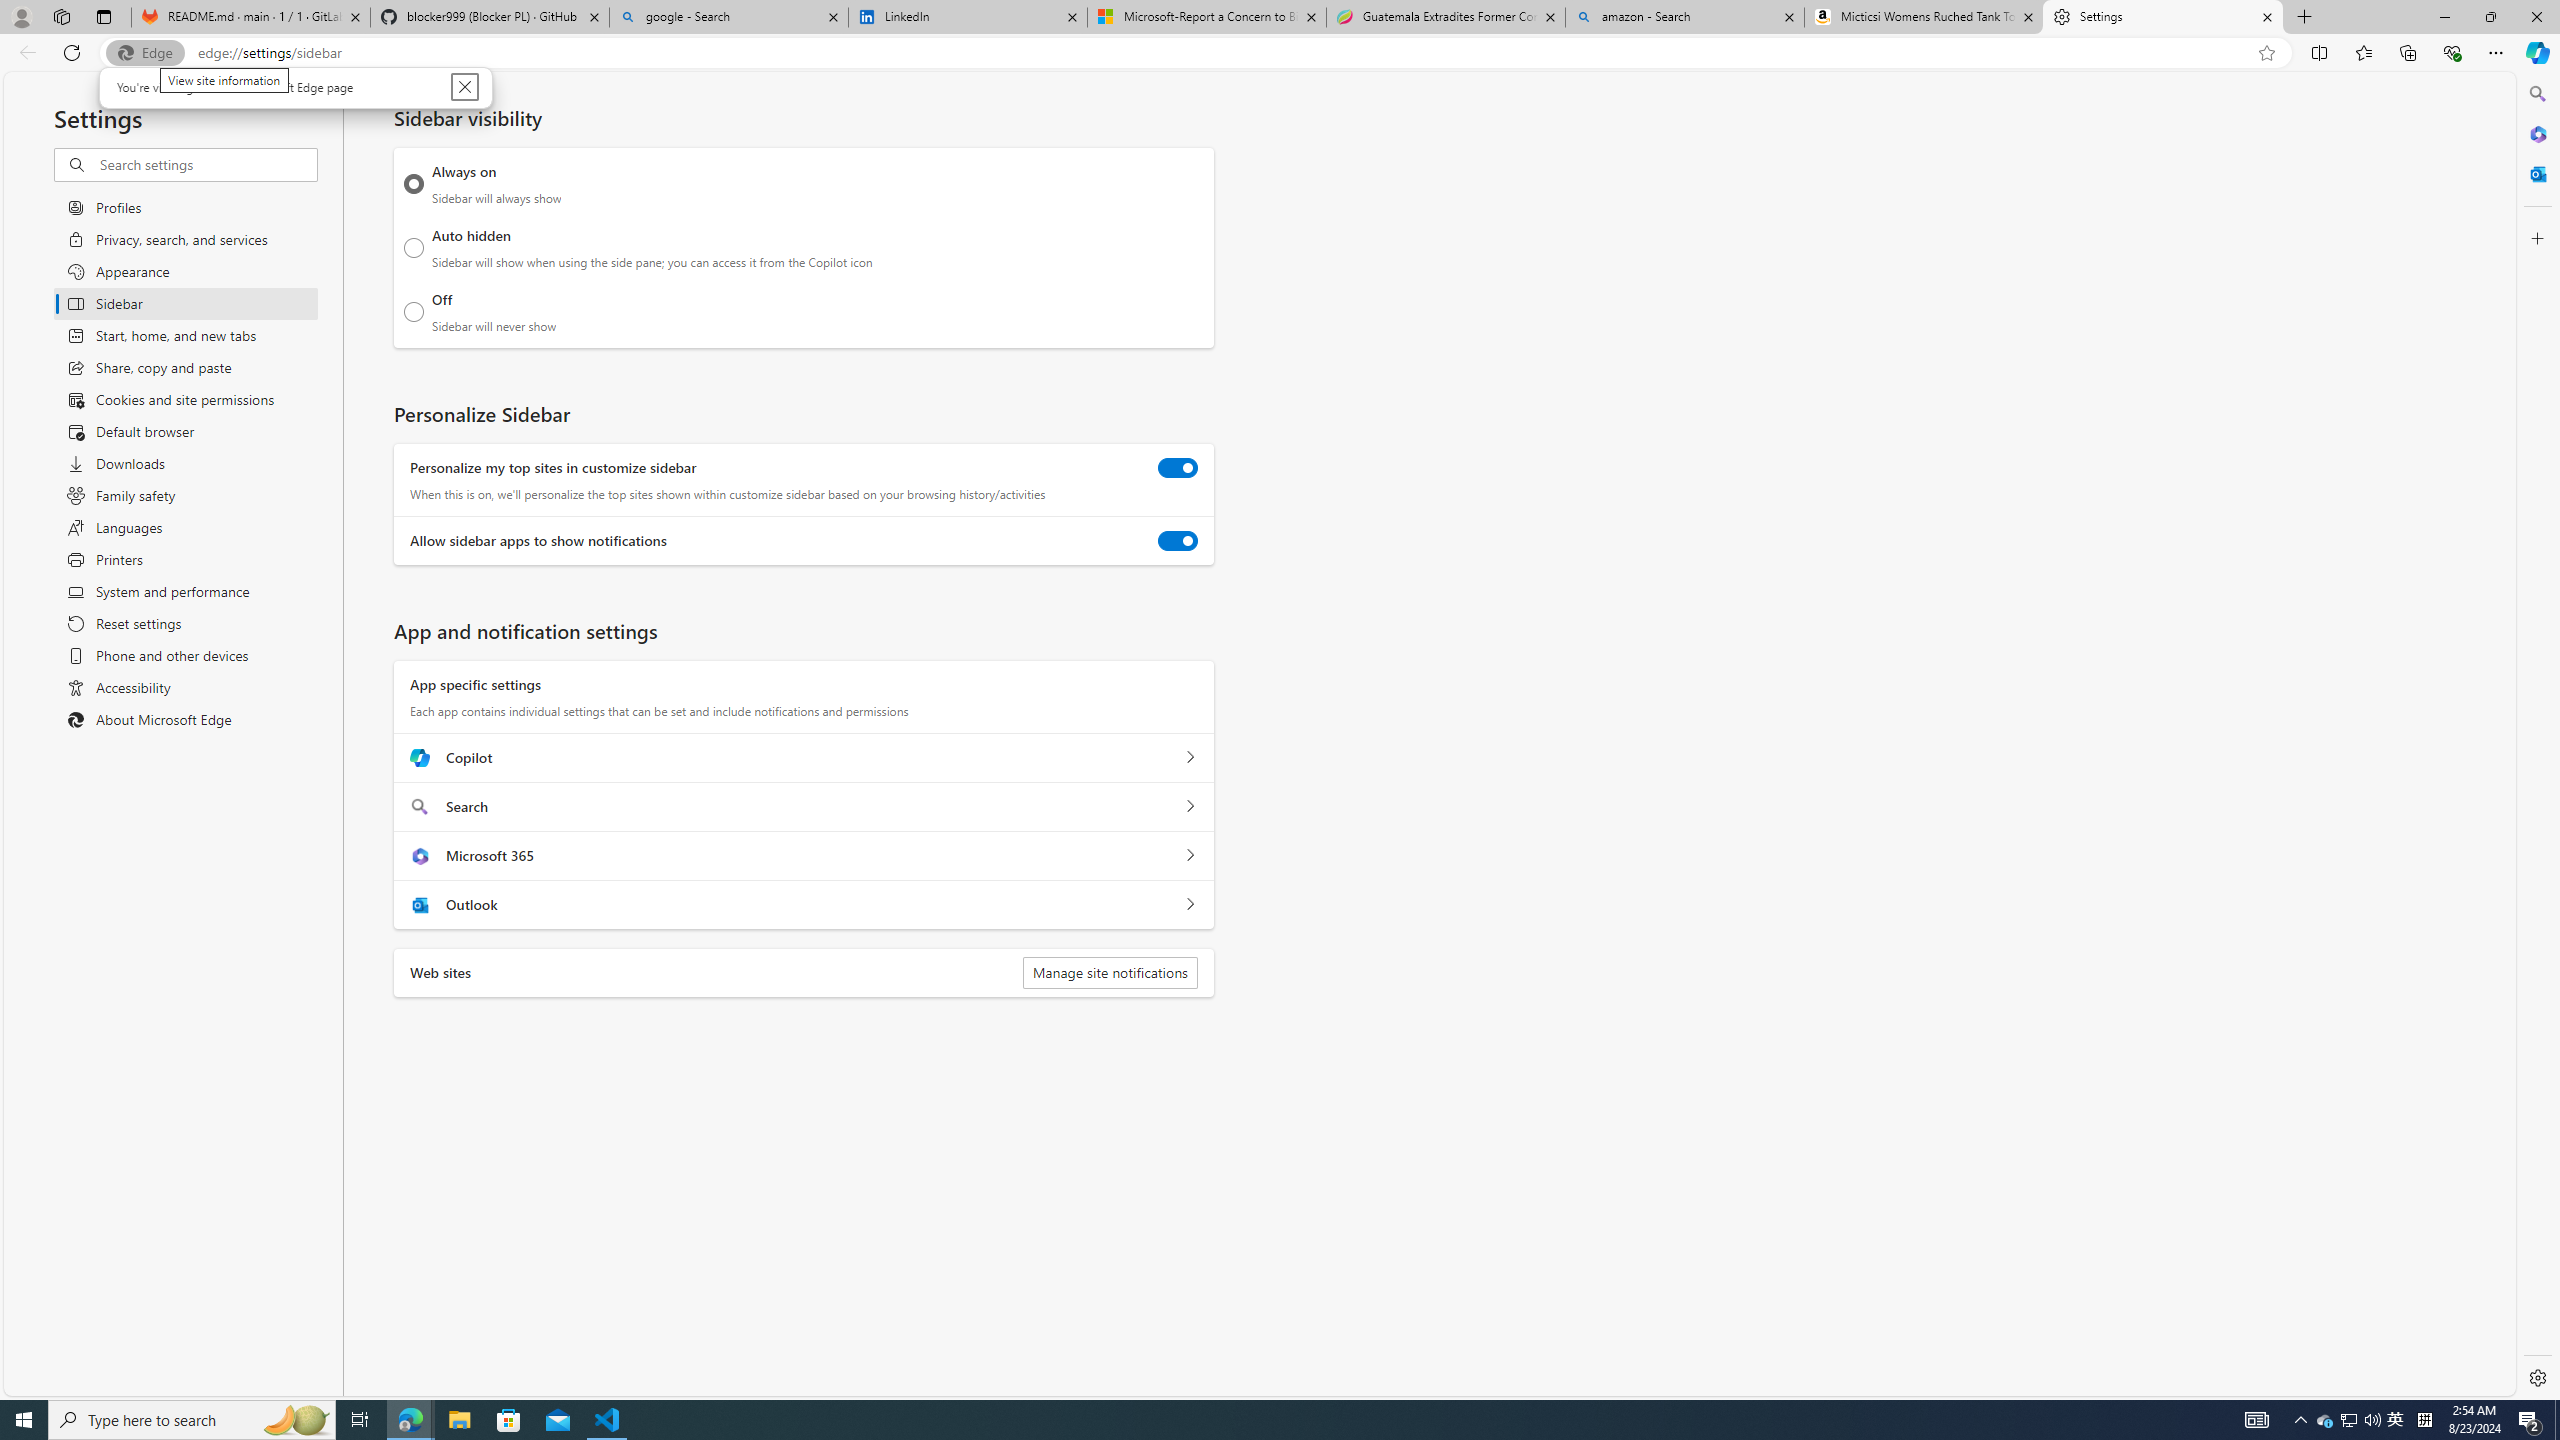 This screenshot has width=2560, height=1440. I want to click on 'Tray Input Indicator - Chinese (Simplified, China)', so click(2424, 1418).